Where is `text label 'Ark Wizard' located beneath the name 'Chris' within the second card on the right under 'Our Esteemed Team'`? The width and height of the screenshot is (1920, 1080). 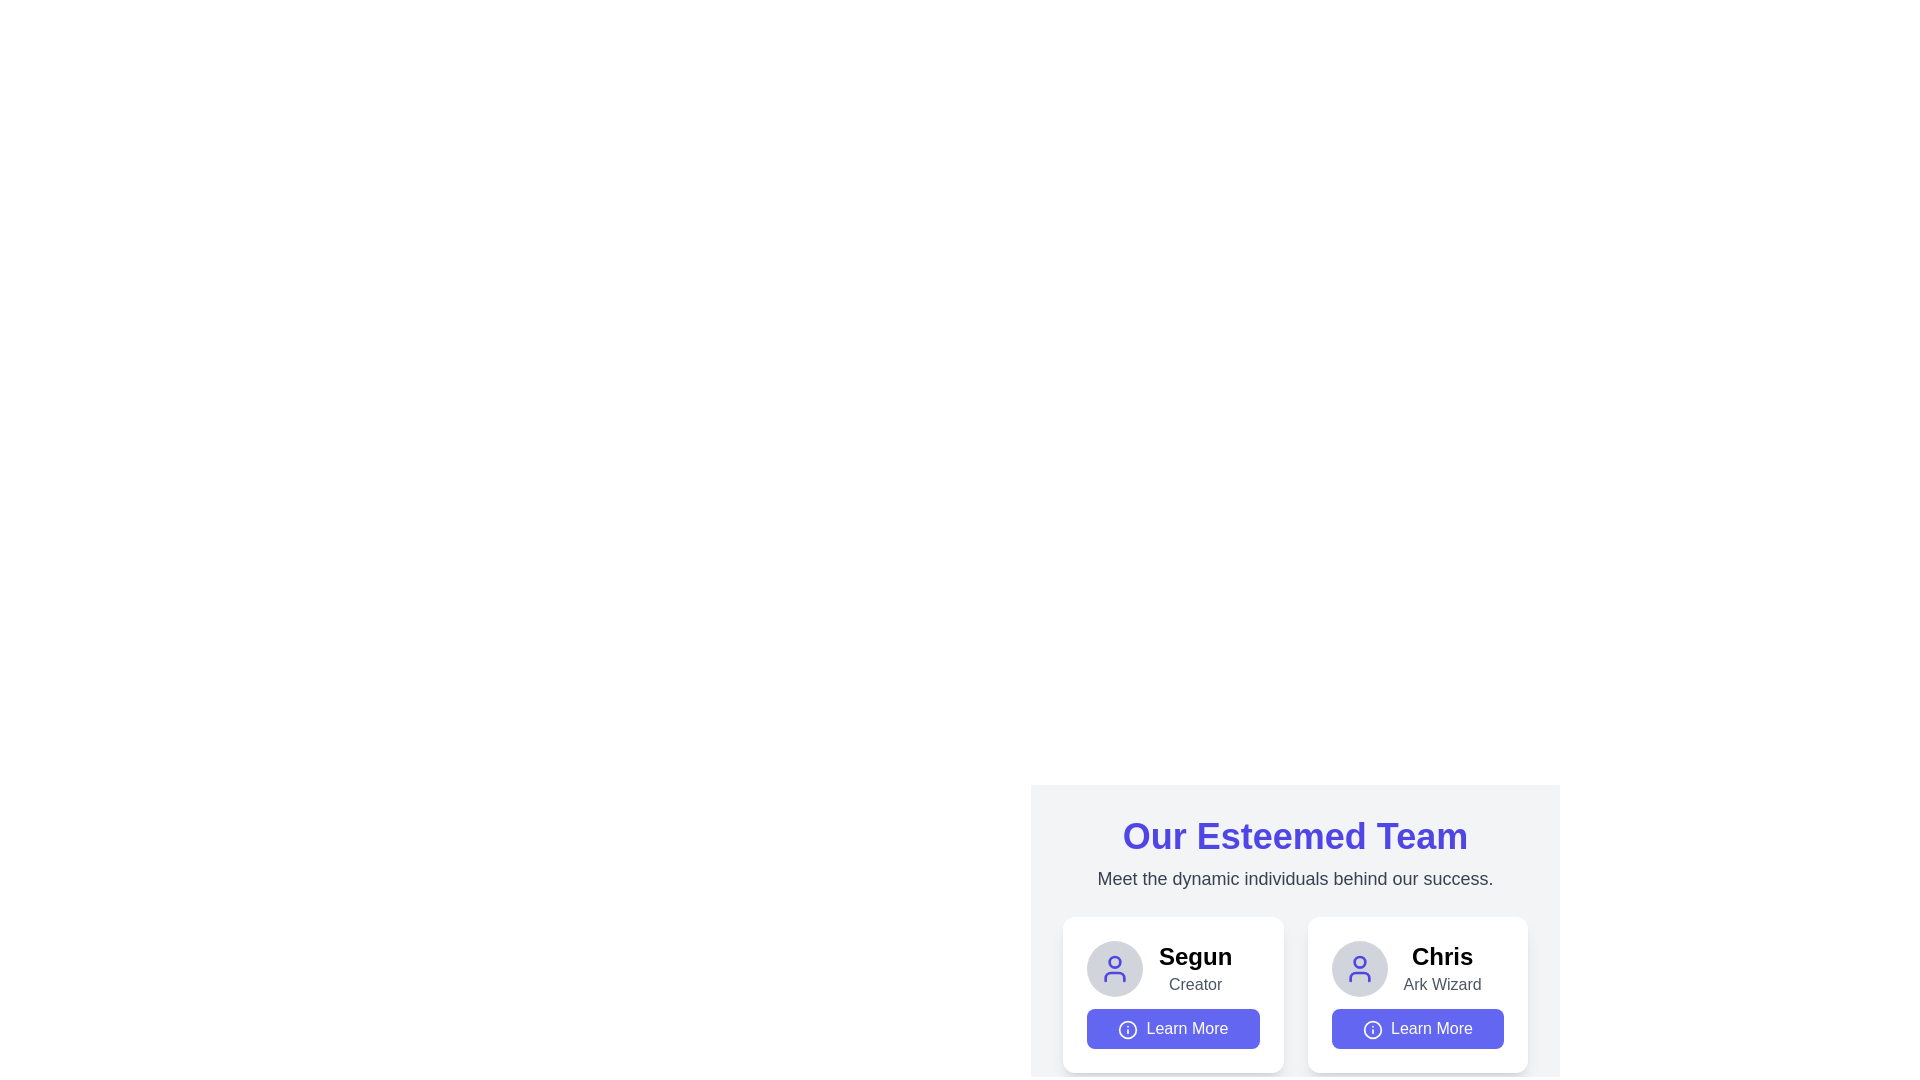 text label 'Ark Wizard' located beneath the name 'Chris' within the second card on the right under 'Our Esteemed Team' is located at coordinates (1442, 983).